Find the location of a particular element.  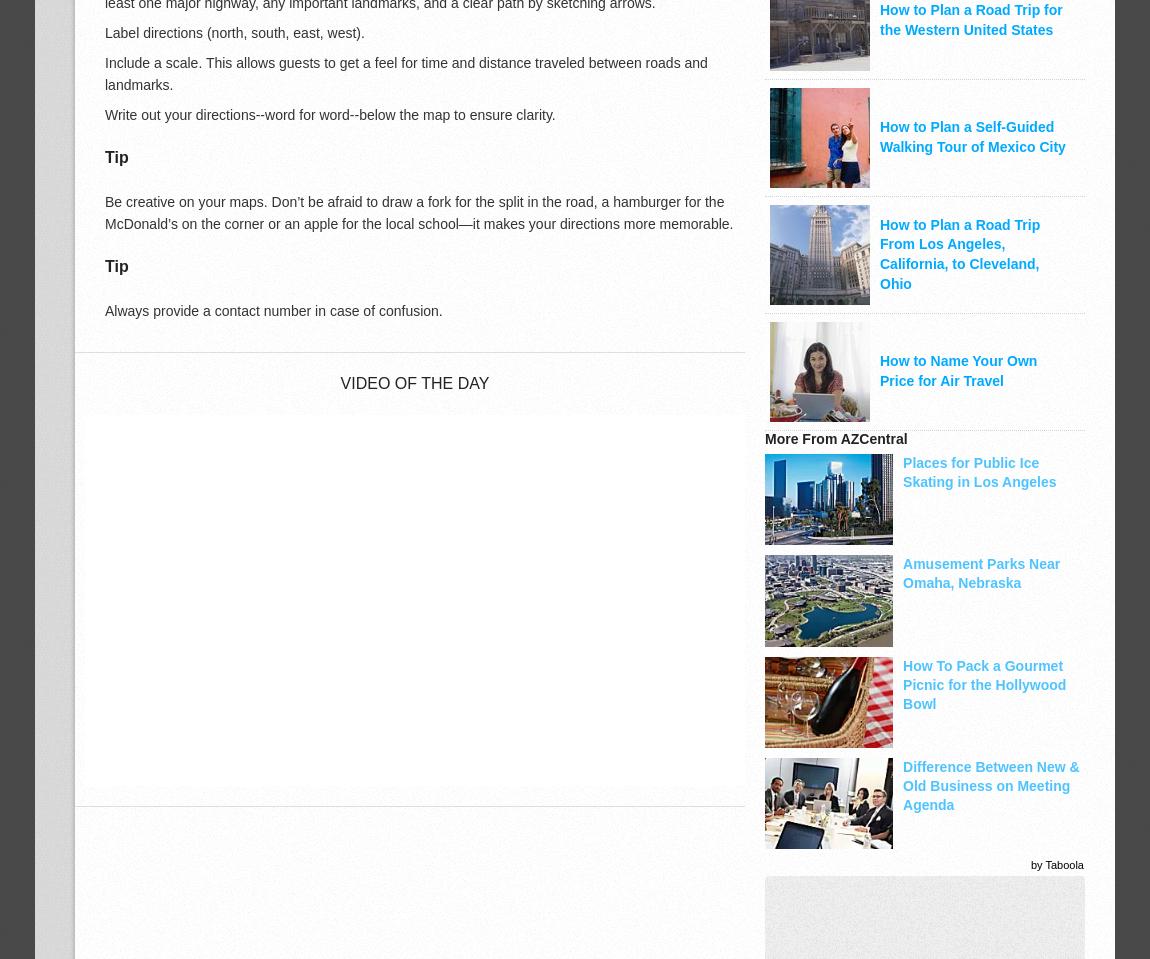

'Always provide a contact number in case of confusion.' is located at coordinates (272, 309).